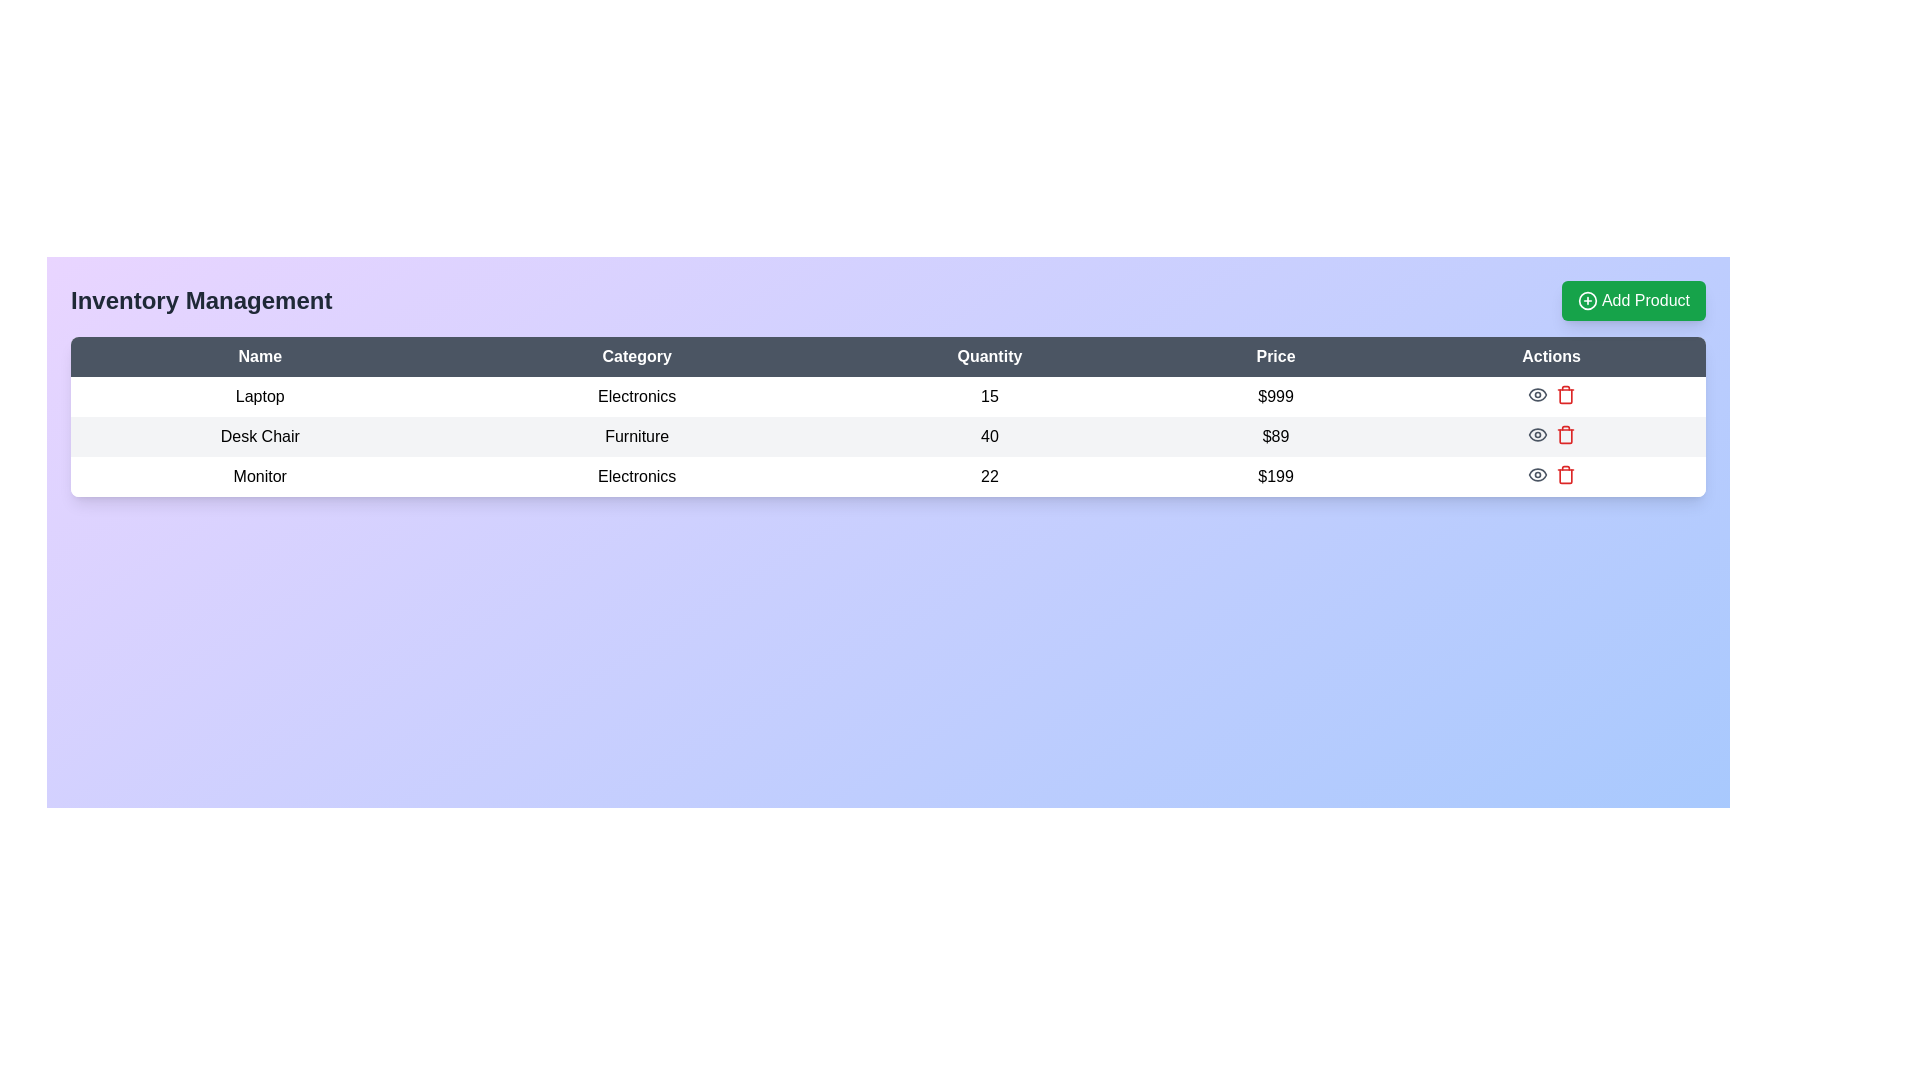 The width and height of the screenshot is (1920, 1080). What do you see at coordinates (887, 435) in the screenshot?
I see `the second row in the table that contains 'Desk Chair' under the 'Name' section, 'Furniture' under 'Category,' '40' under 'Quantity,' and '$89' under 'Price.'` at bounding box center [887, 435].